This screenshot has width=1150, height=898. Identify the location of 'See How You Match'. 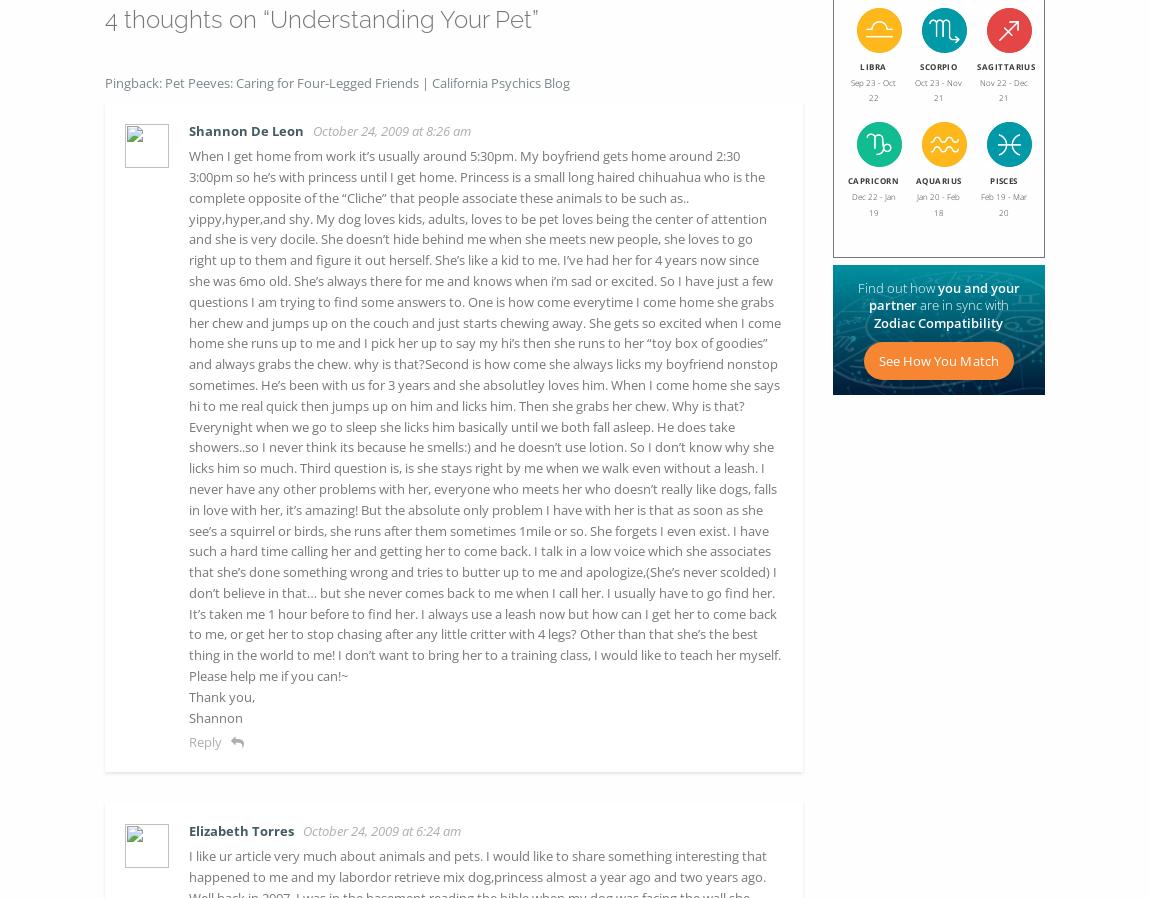
(938, 360).